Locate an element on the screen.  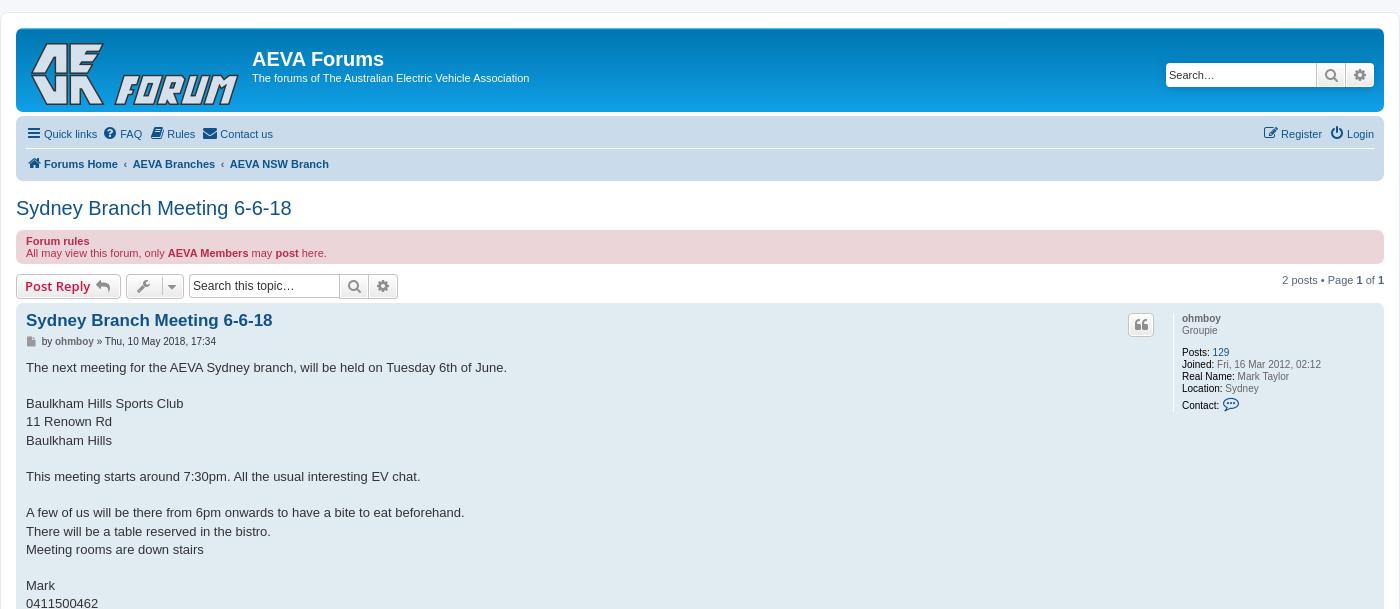
'Mark' is located at coordinates (40, 584).